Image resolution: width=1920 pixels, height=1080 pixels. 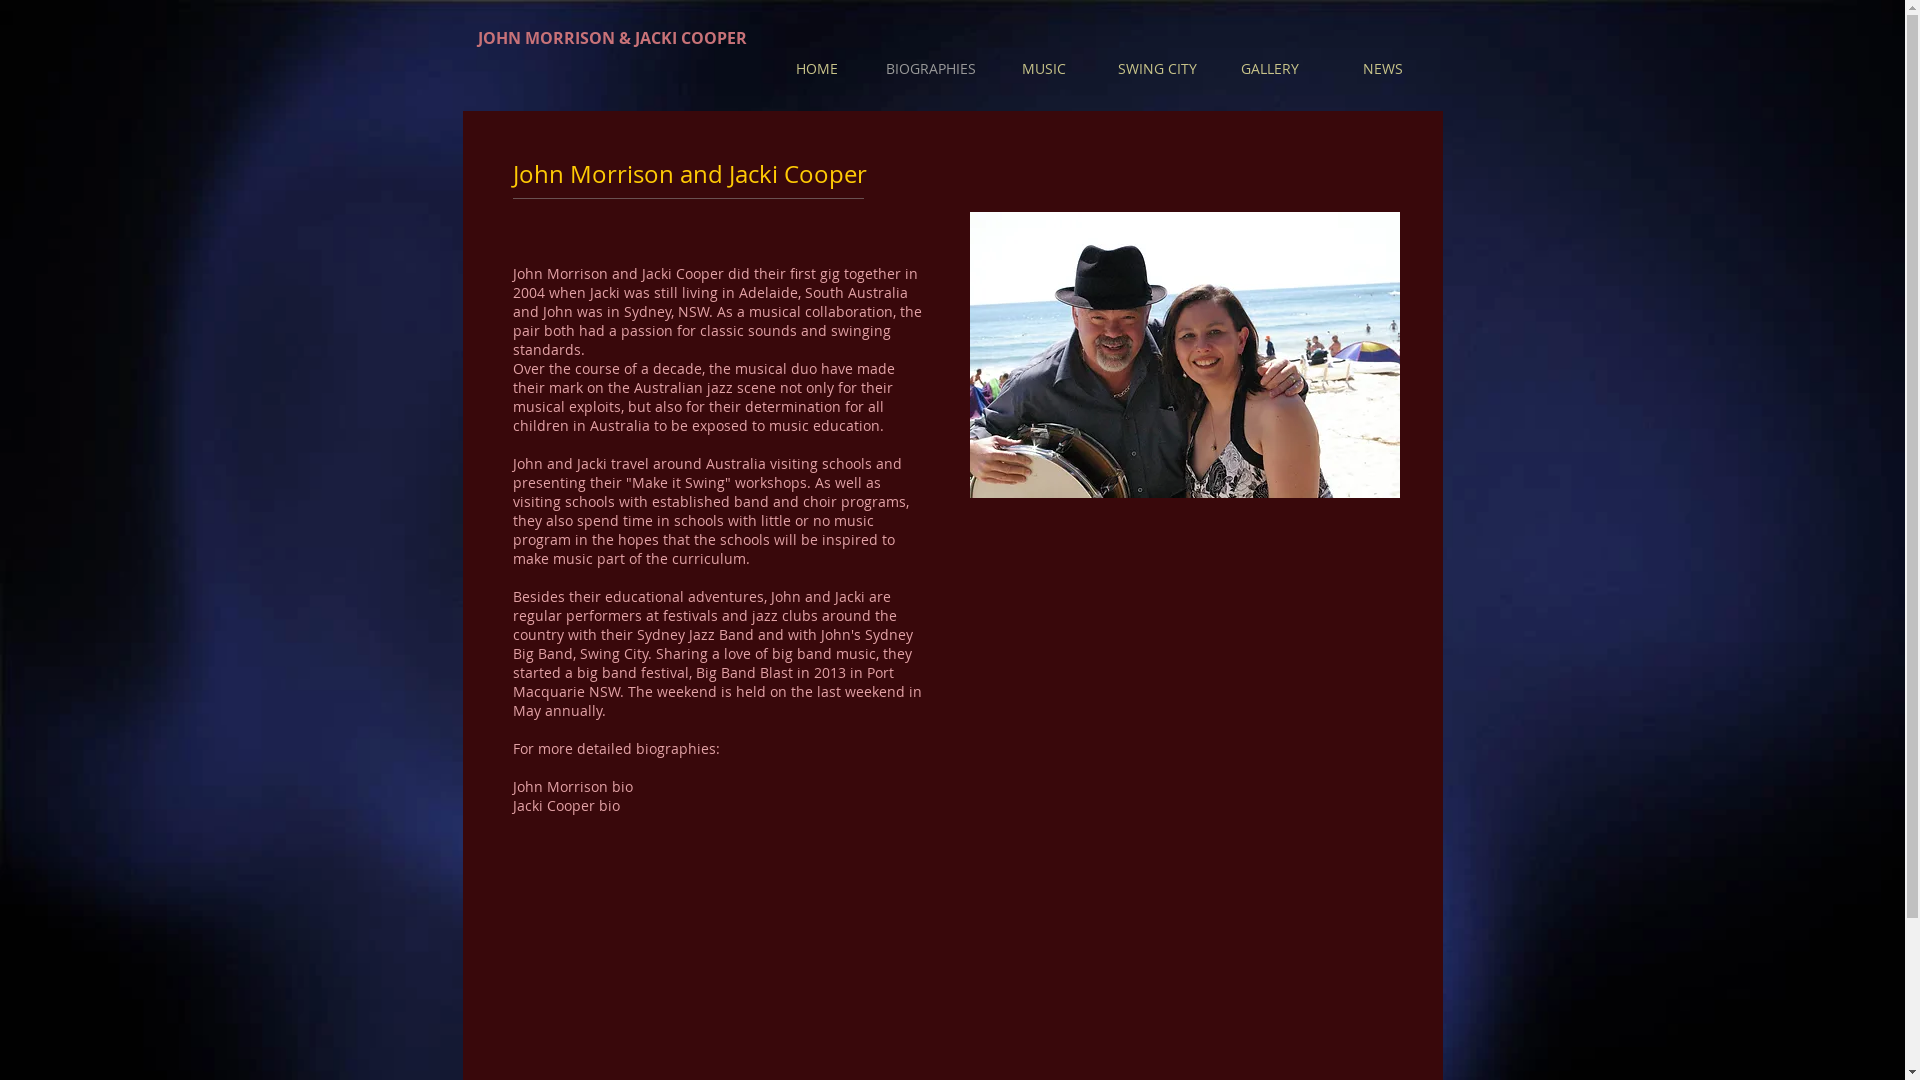 What do you see at coordinates (816, 67) in the screenshot?
I see `'HOME'` at bounding box center [816, 67].